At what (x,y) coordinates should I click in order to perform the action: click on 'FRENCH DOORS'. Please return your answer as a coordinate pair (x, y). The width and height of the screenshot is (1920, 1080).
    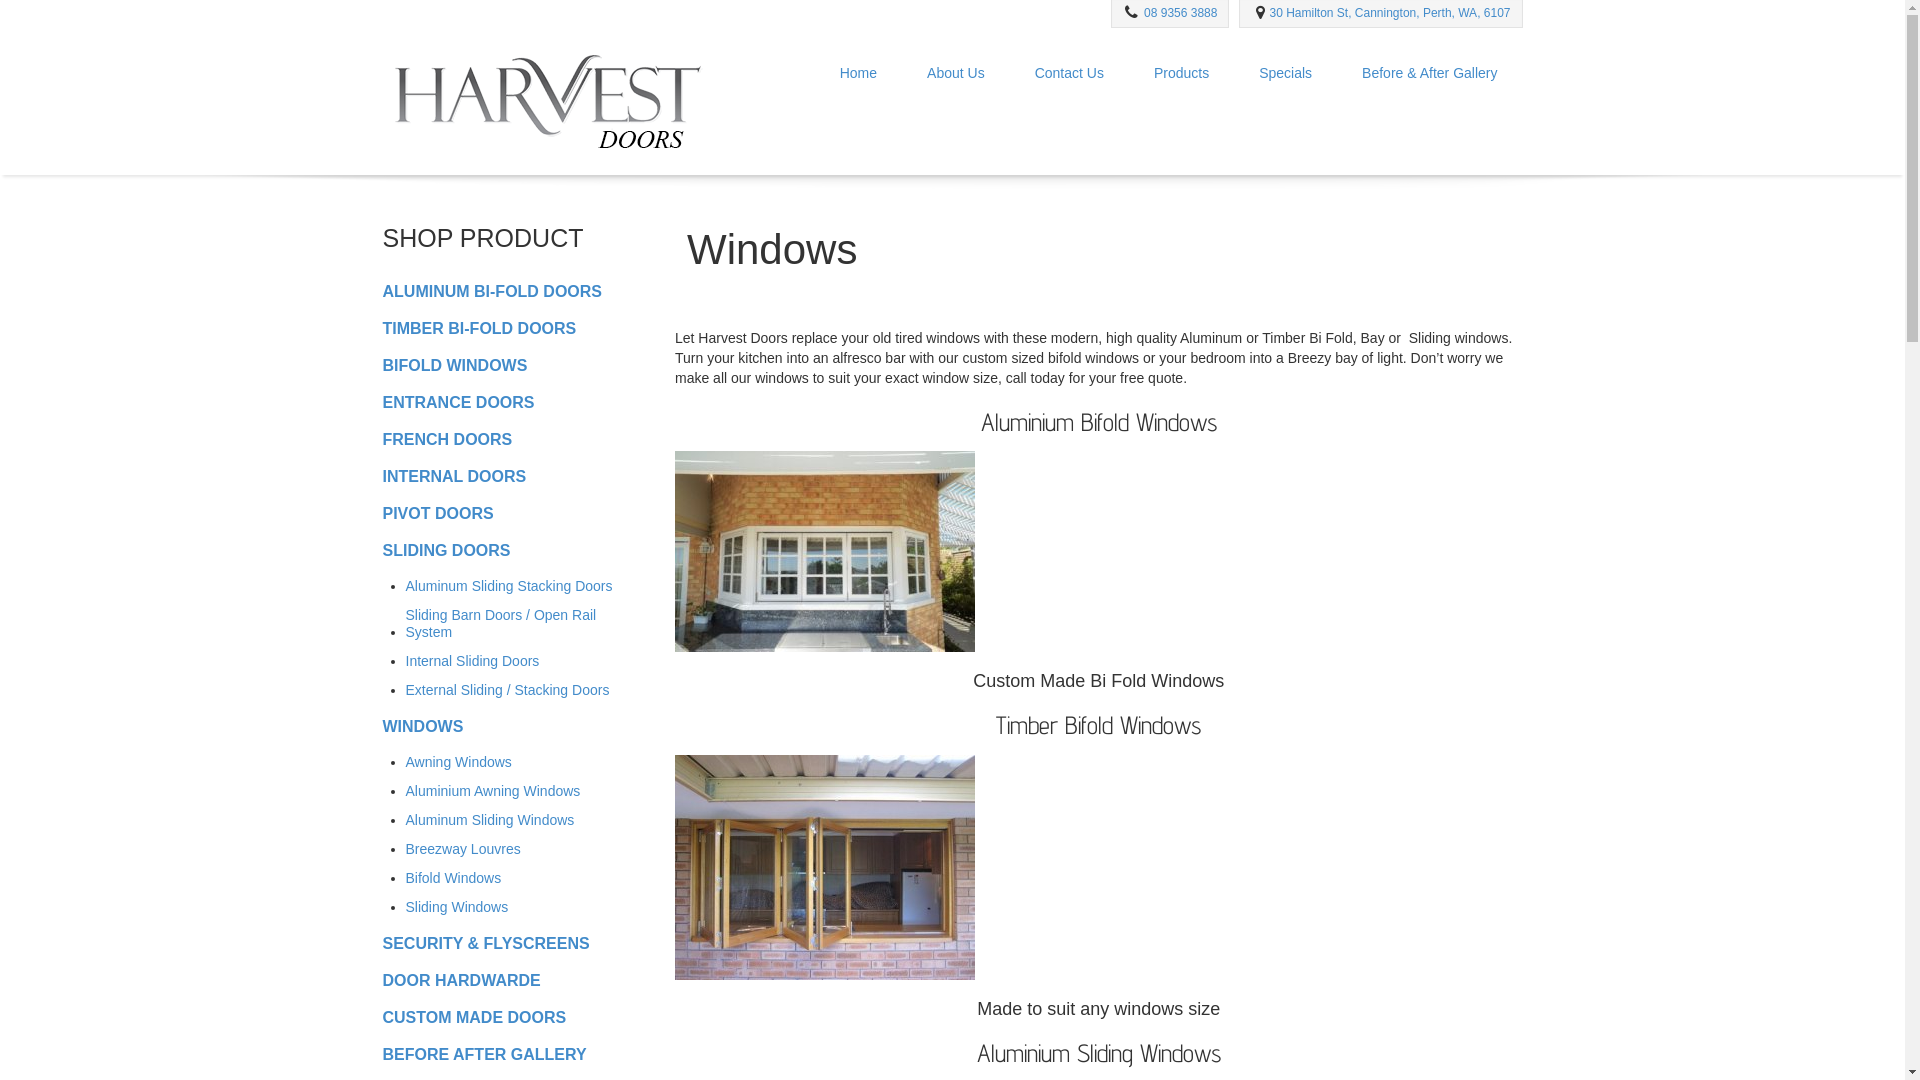
    Looking at the image, I should click on (445, 437).